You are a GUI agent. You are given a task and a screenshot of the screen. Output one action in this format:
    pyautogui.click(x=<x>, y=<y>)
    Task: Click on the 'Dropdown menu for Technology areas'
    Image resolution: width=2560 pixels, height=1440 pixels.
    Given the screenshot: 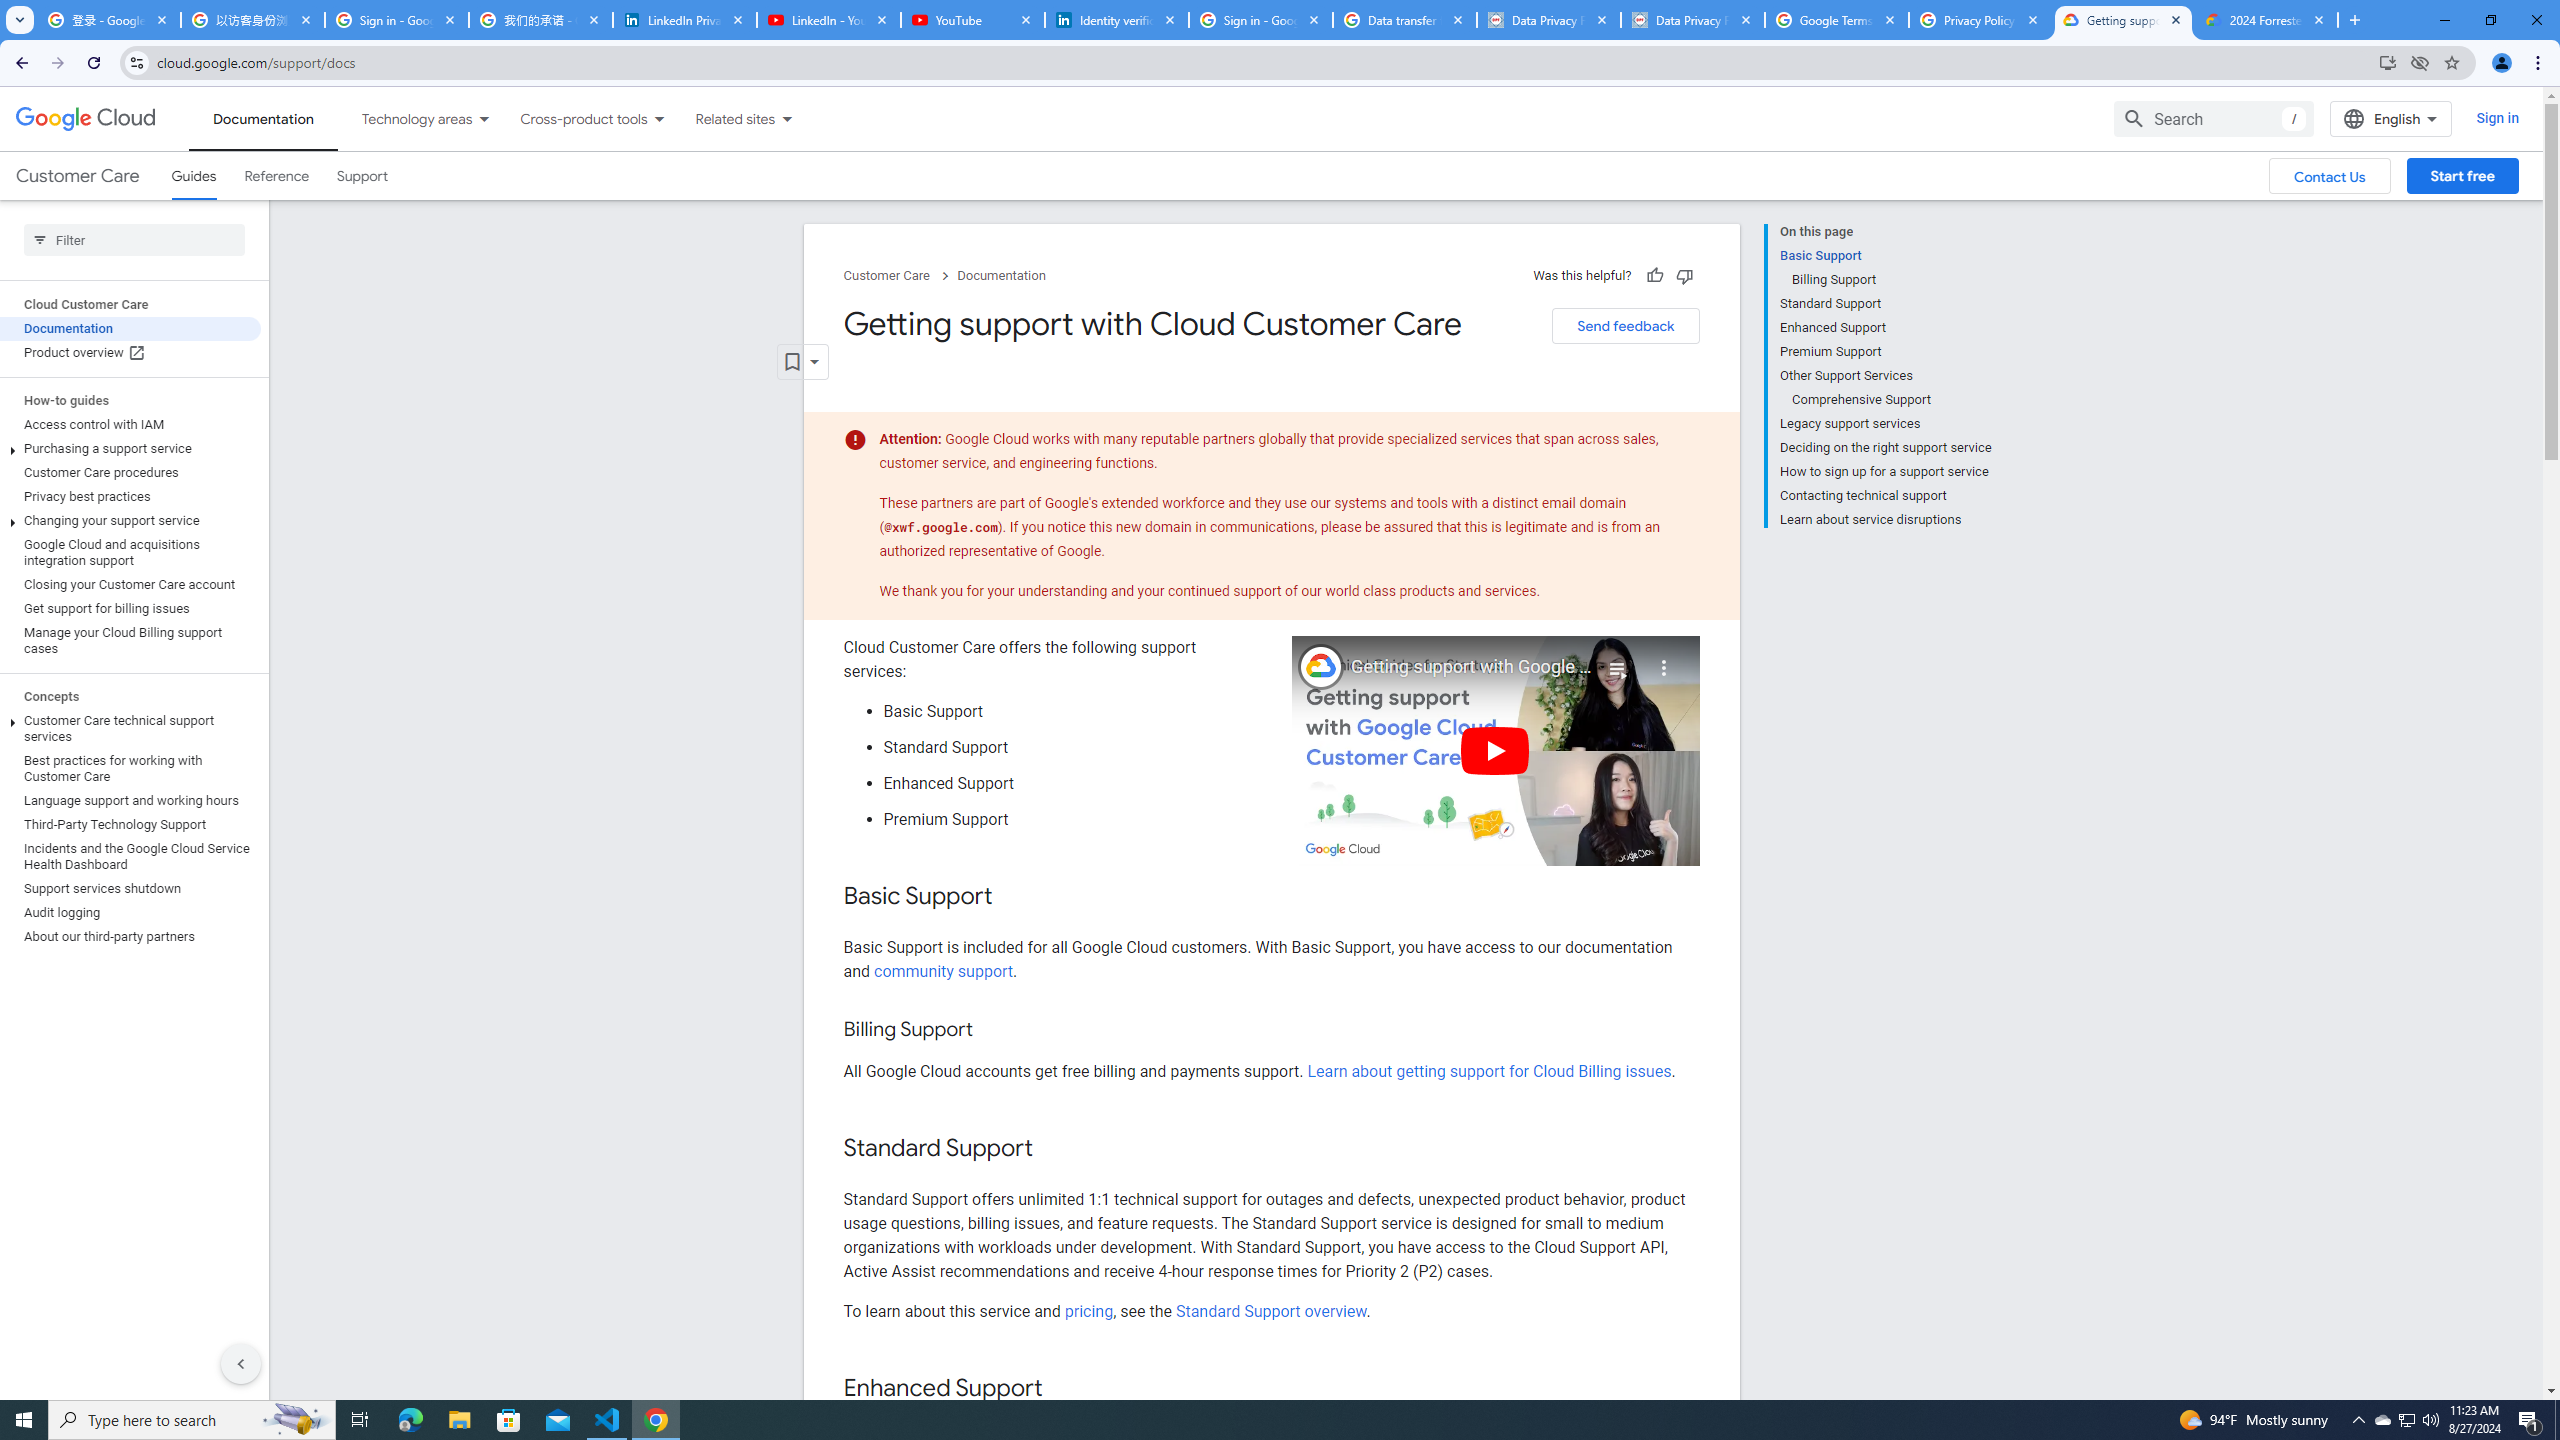 What is the action you would take?
    pyautogui.click(x=482, y=118)
    